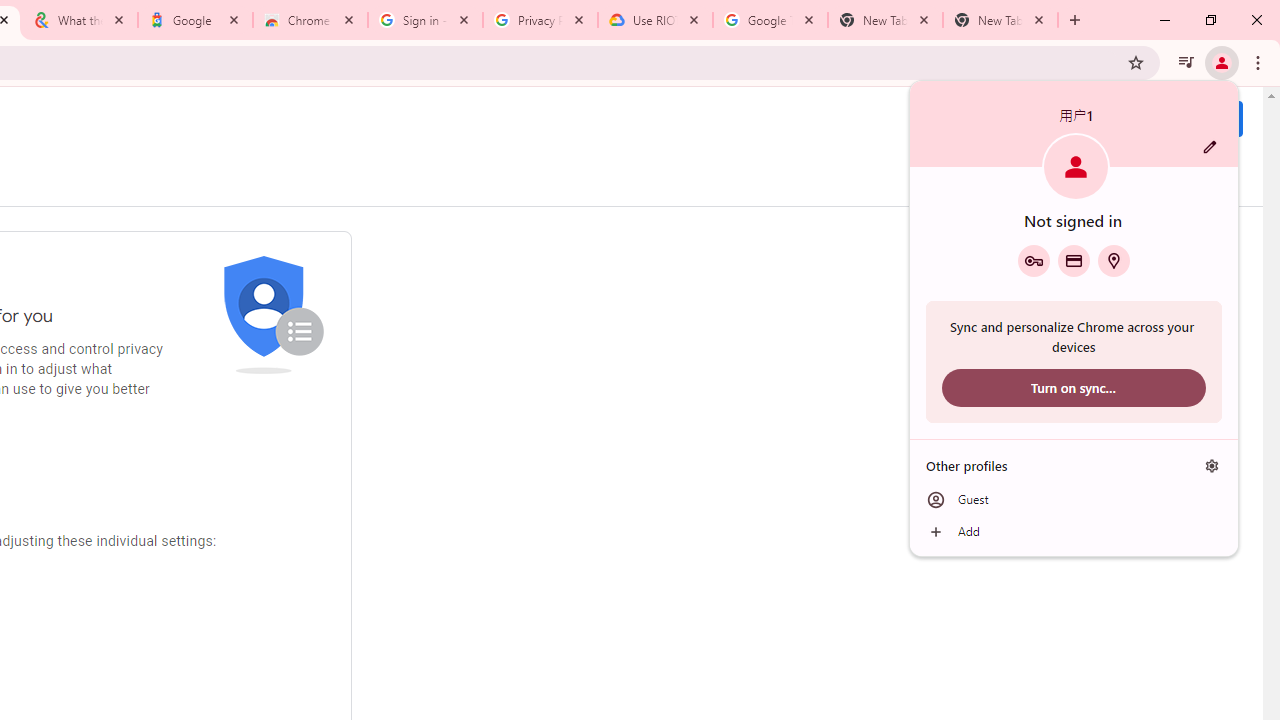 Image resolution: width=1280 pixels, height=720 pixels. What do you see at coordinates (423, 20) in the screenshot?
I see `'Sign in - Google Accounts'` at bounding box center [423, 20].